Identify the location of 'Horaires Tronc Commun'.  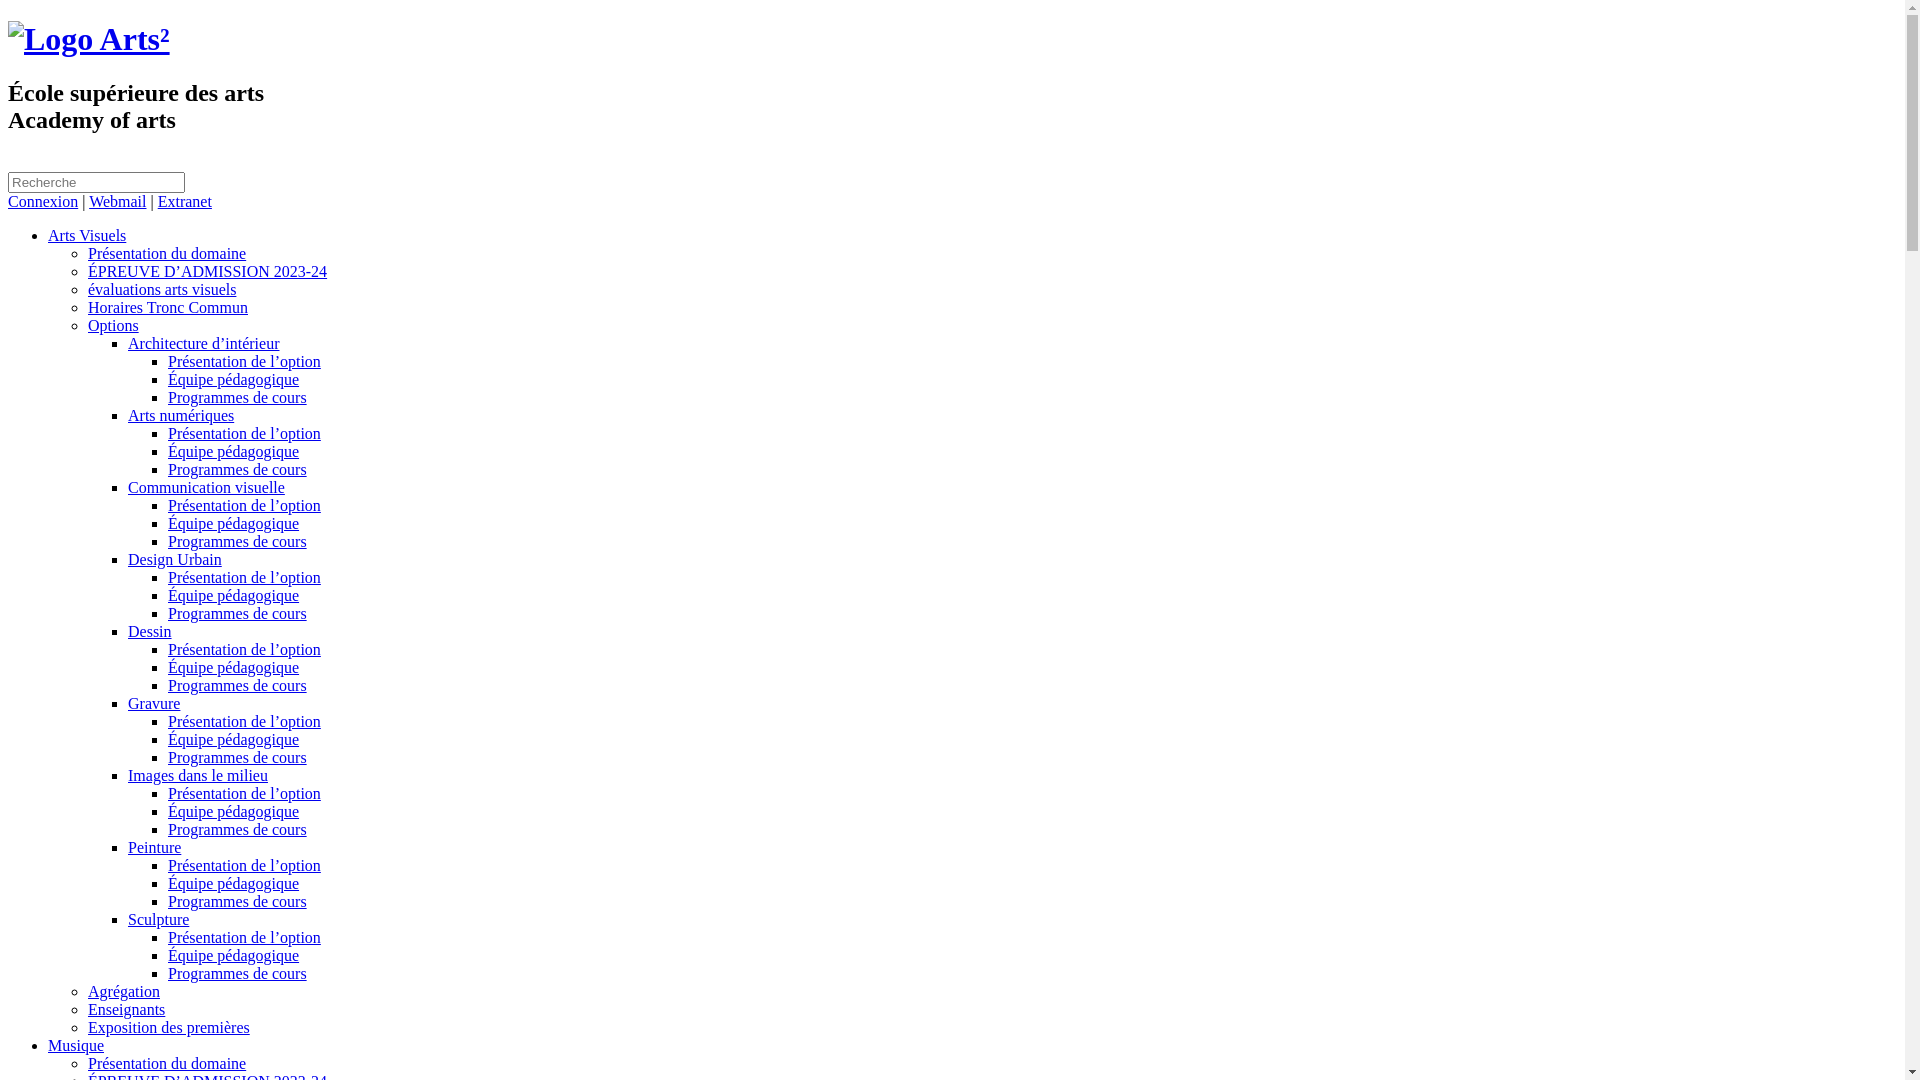
(168, 307).